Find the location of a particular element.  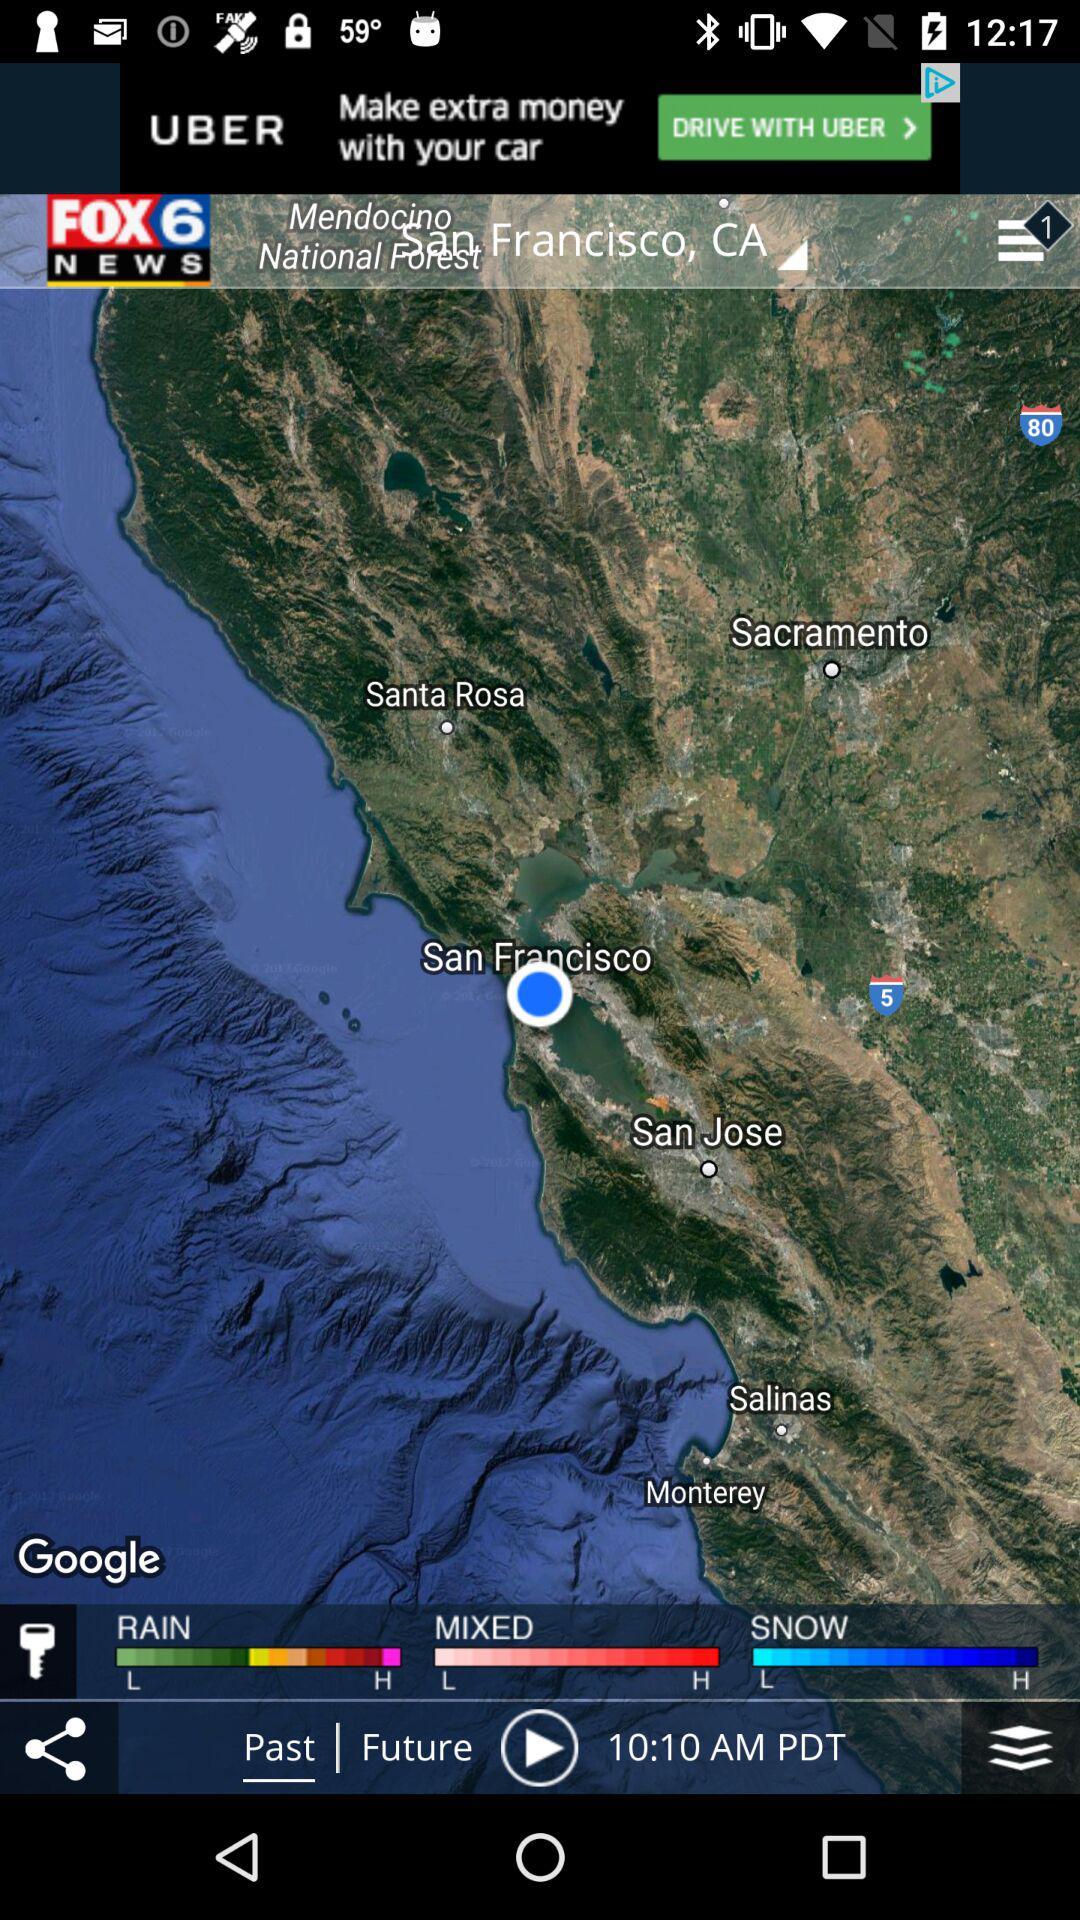

icon next to future item is located at coordinates (538, 1746).